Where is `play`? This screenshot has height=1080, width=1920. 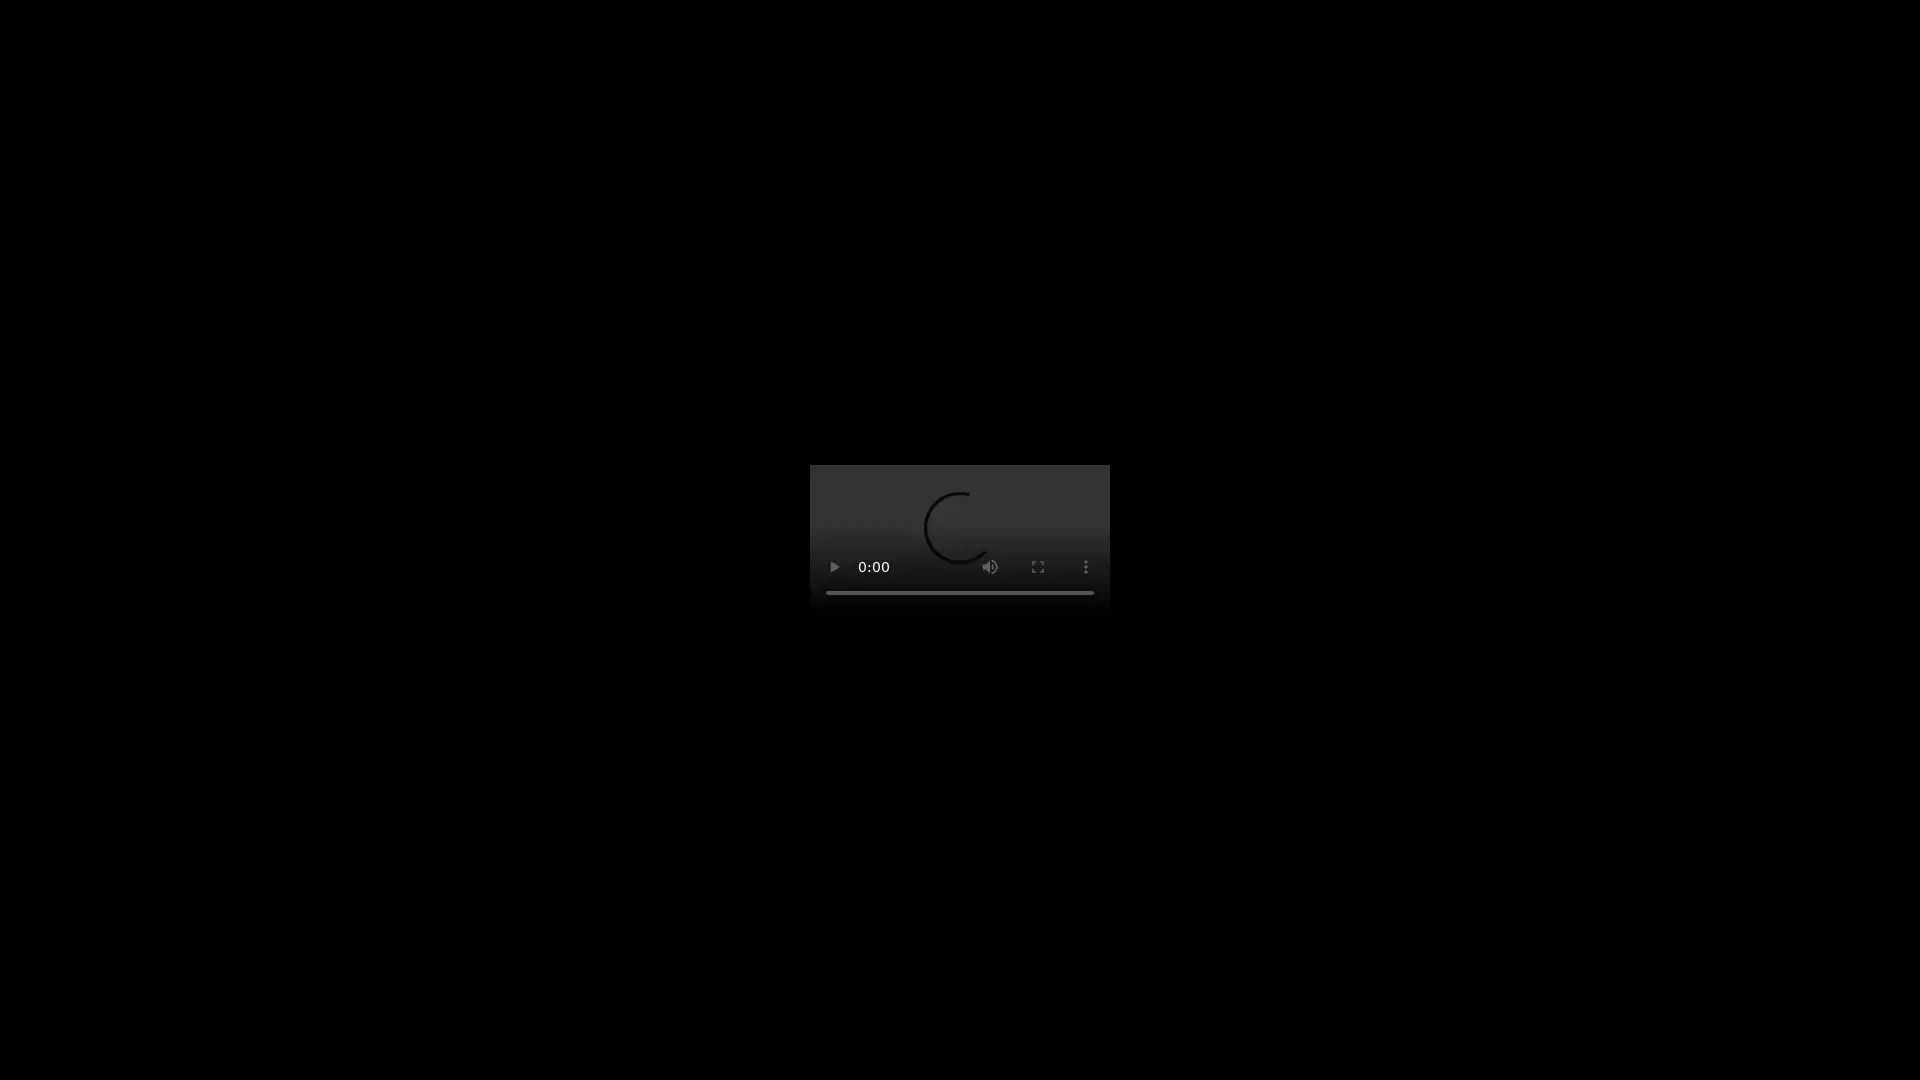 play is located at coordinates (834, 567).